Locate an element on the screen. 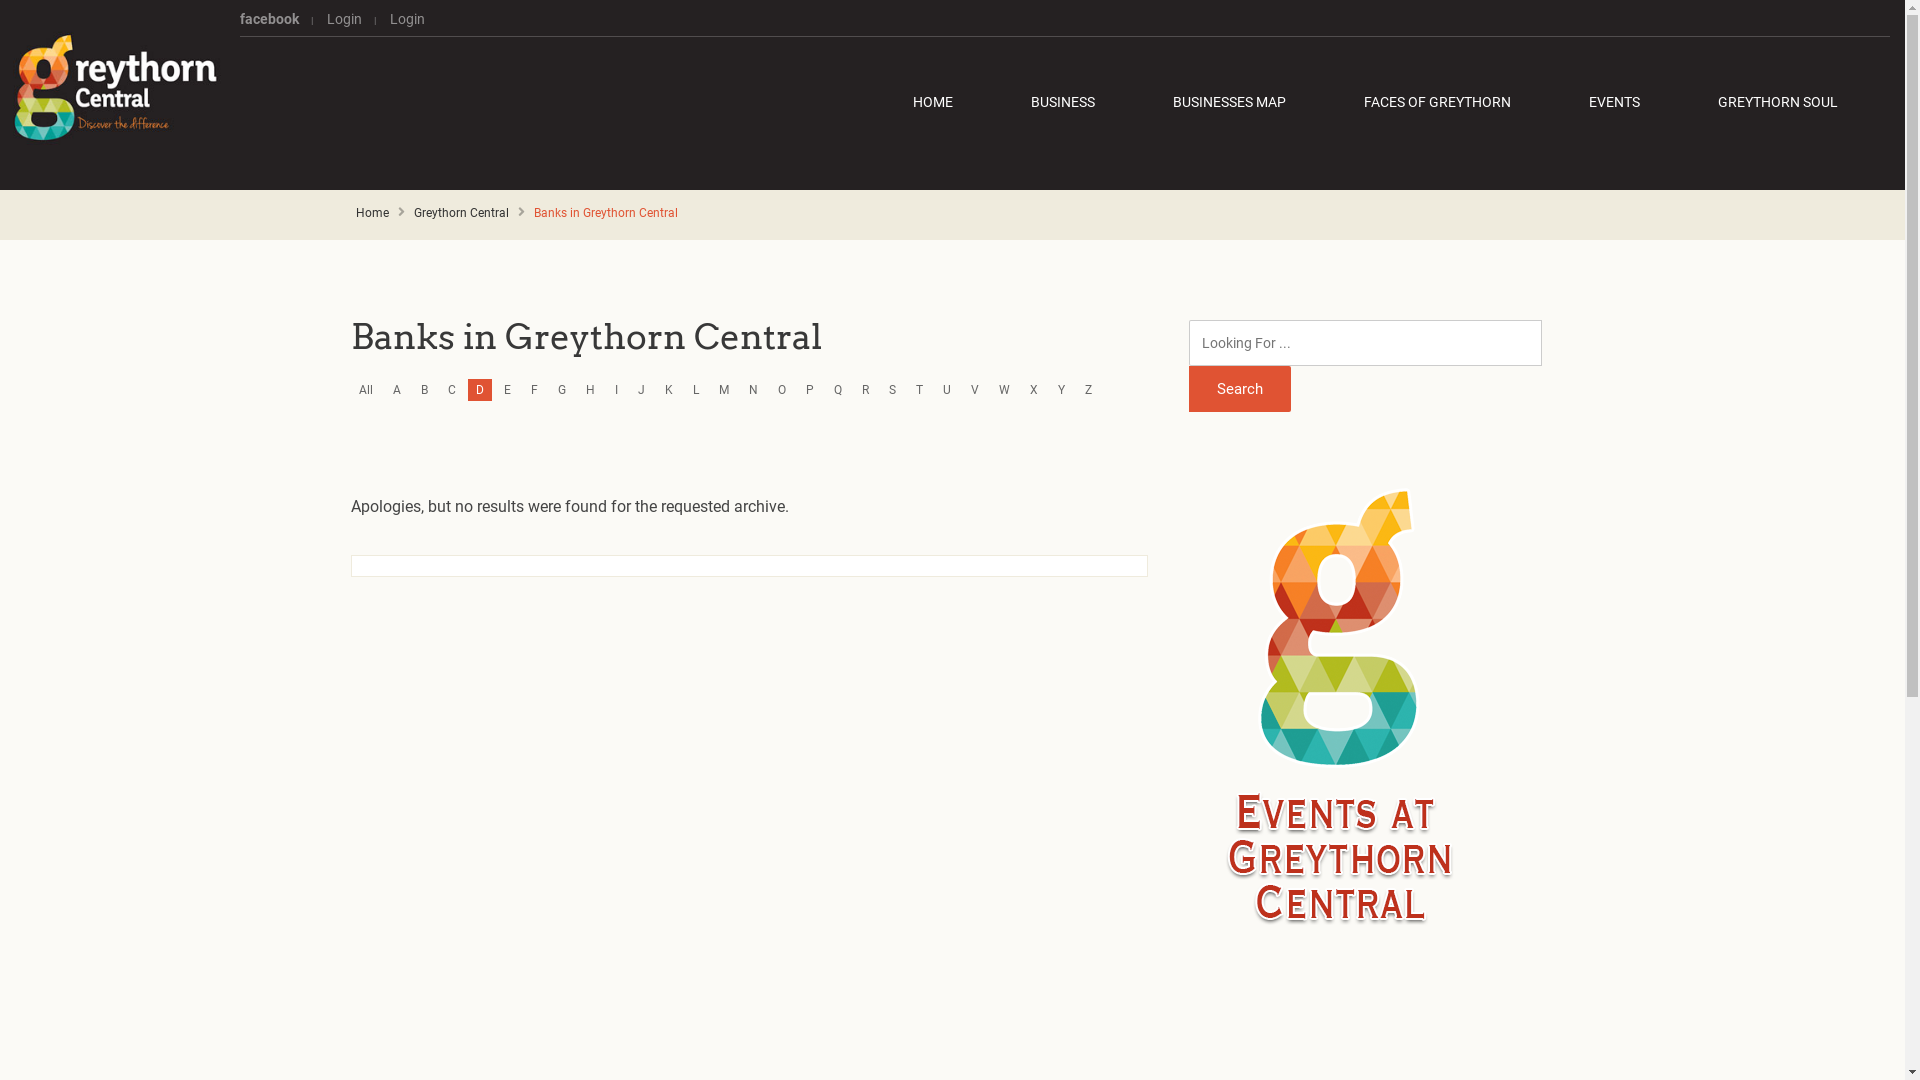 The image size is (1920, 1080). 'S' is located at coordinates (891, 389).